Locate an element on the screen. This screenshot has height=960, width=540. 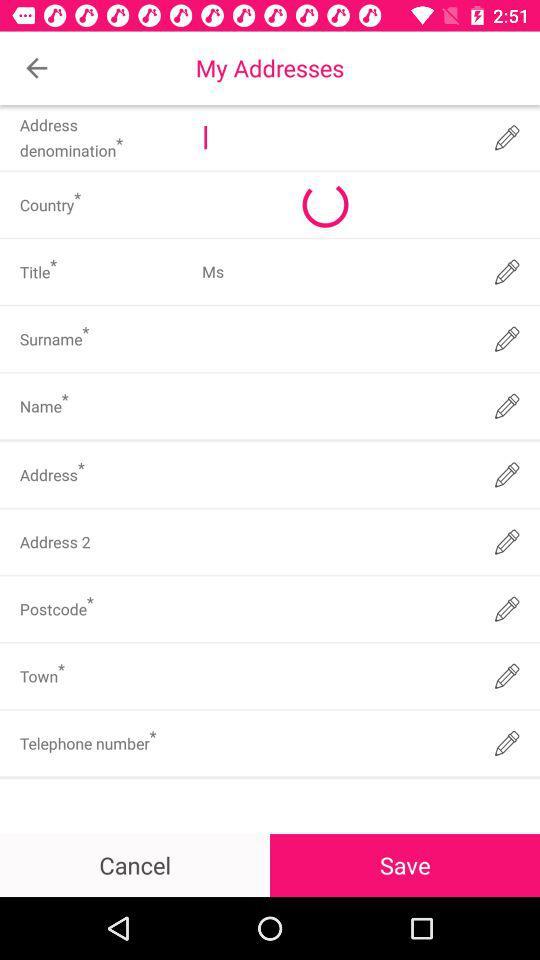
save is located at coordinates (405, 864).